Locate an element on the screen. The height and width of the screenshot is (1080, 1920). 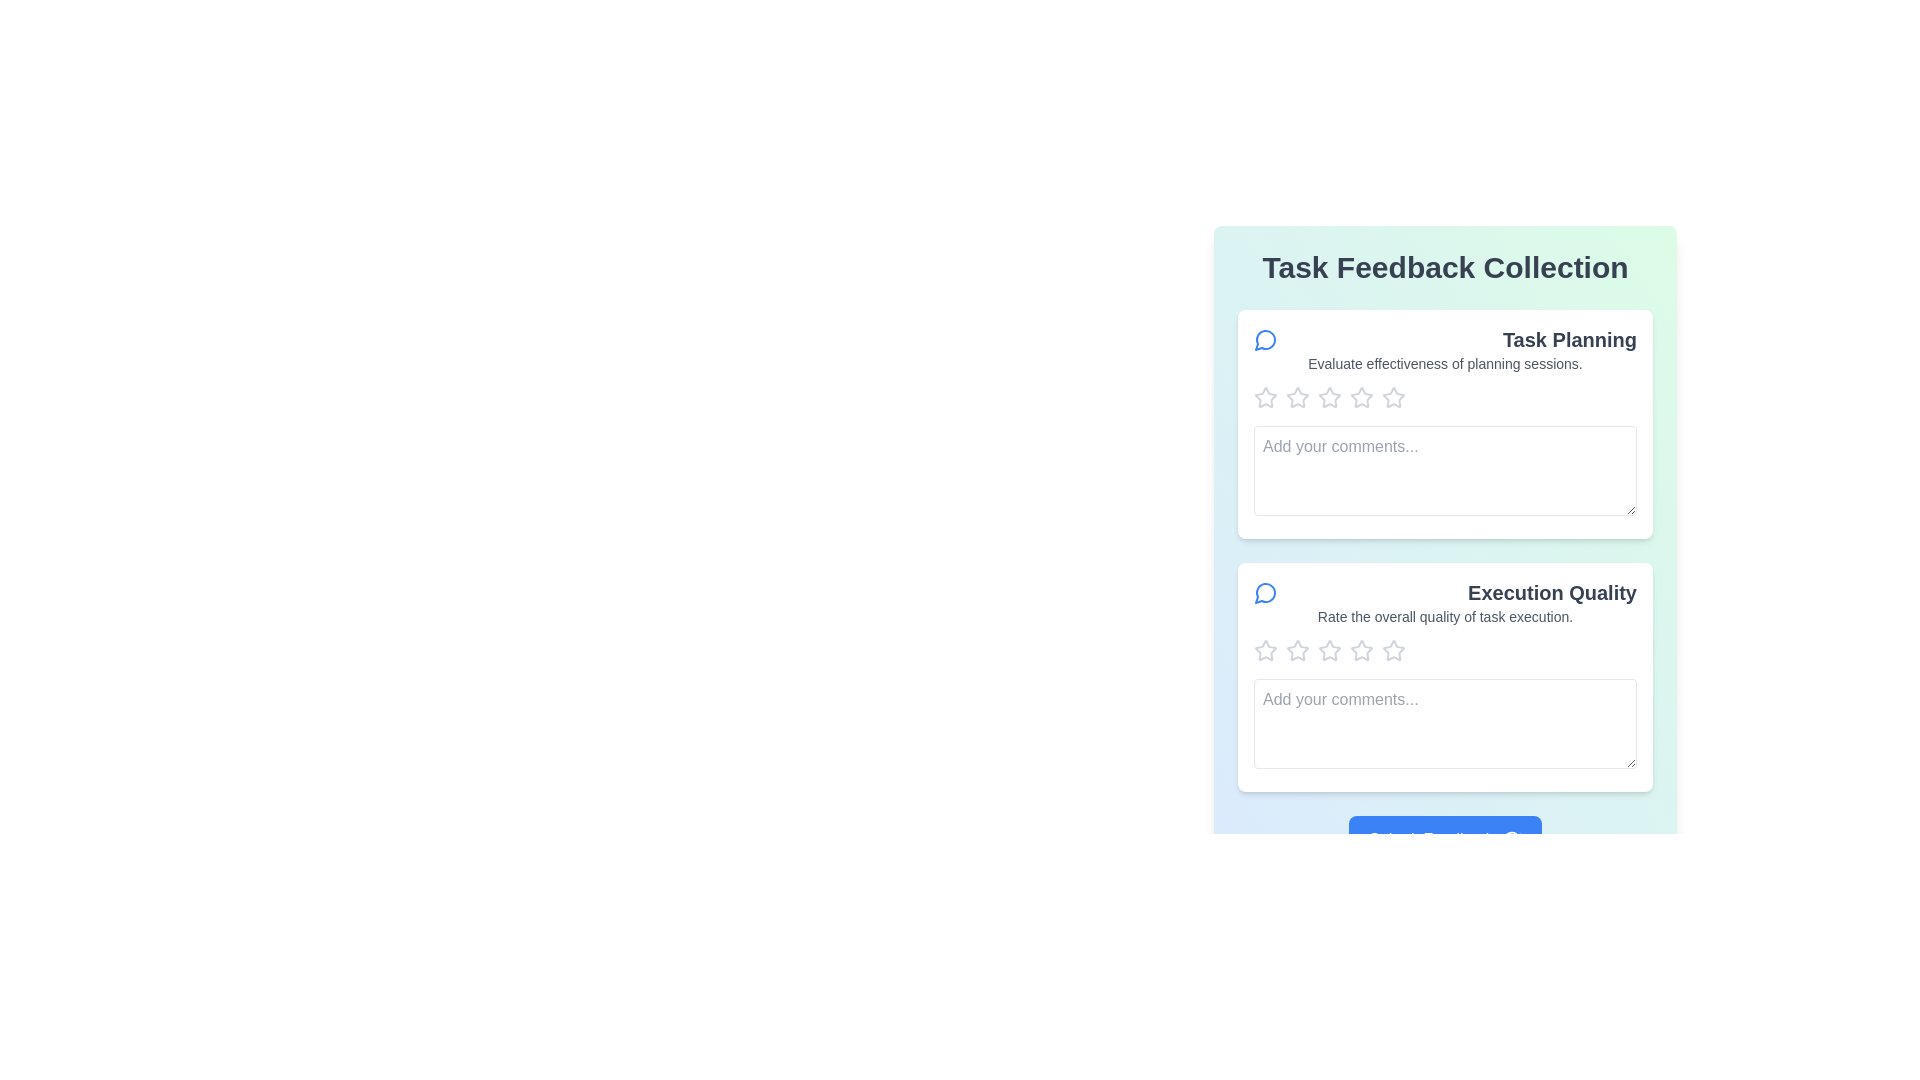
the third star in the five-star rating interface of the 'Execution Quality' section is located at coordinates (1297, 651).